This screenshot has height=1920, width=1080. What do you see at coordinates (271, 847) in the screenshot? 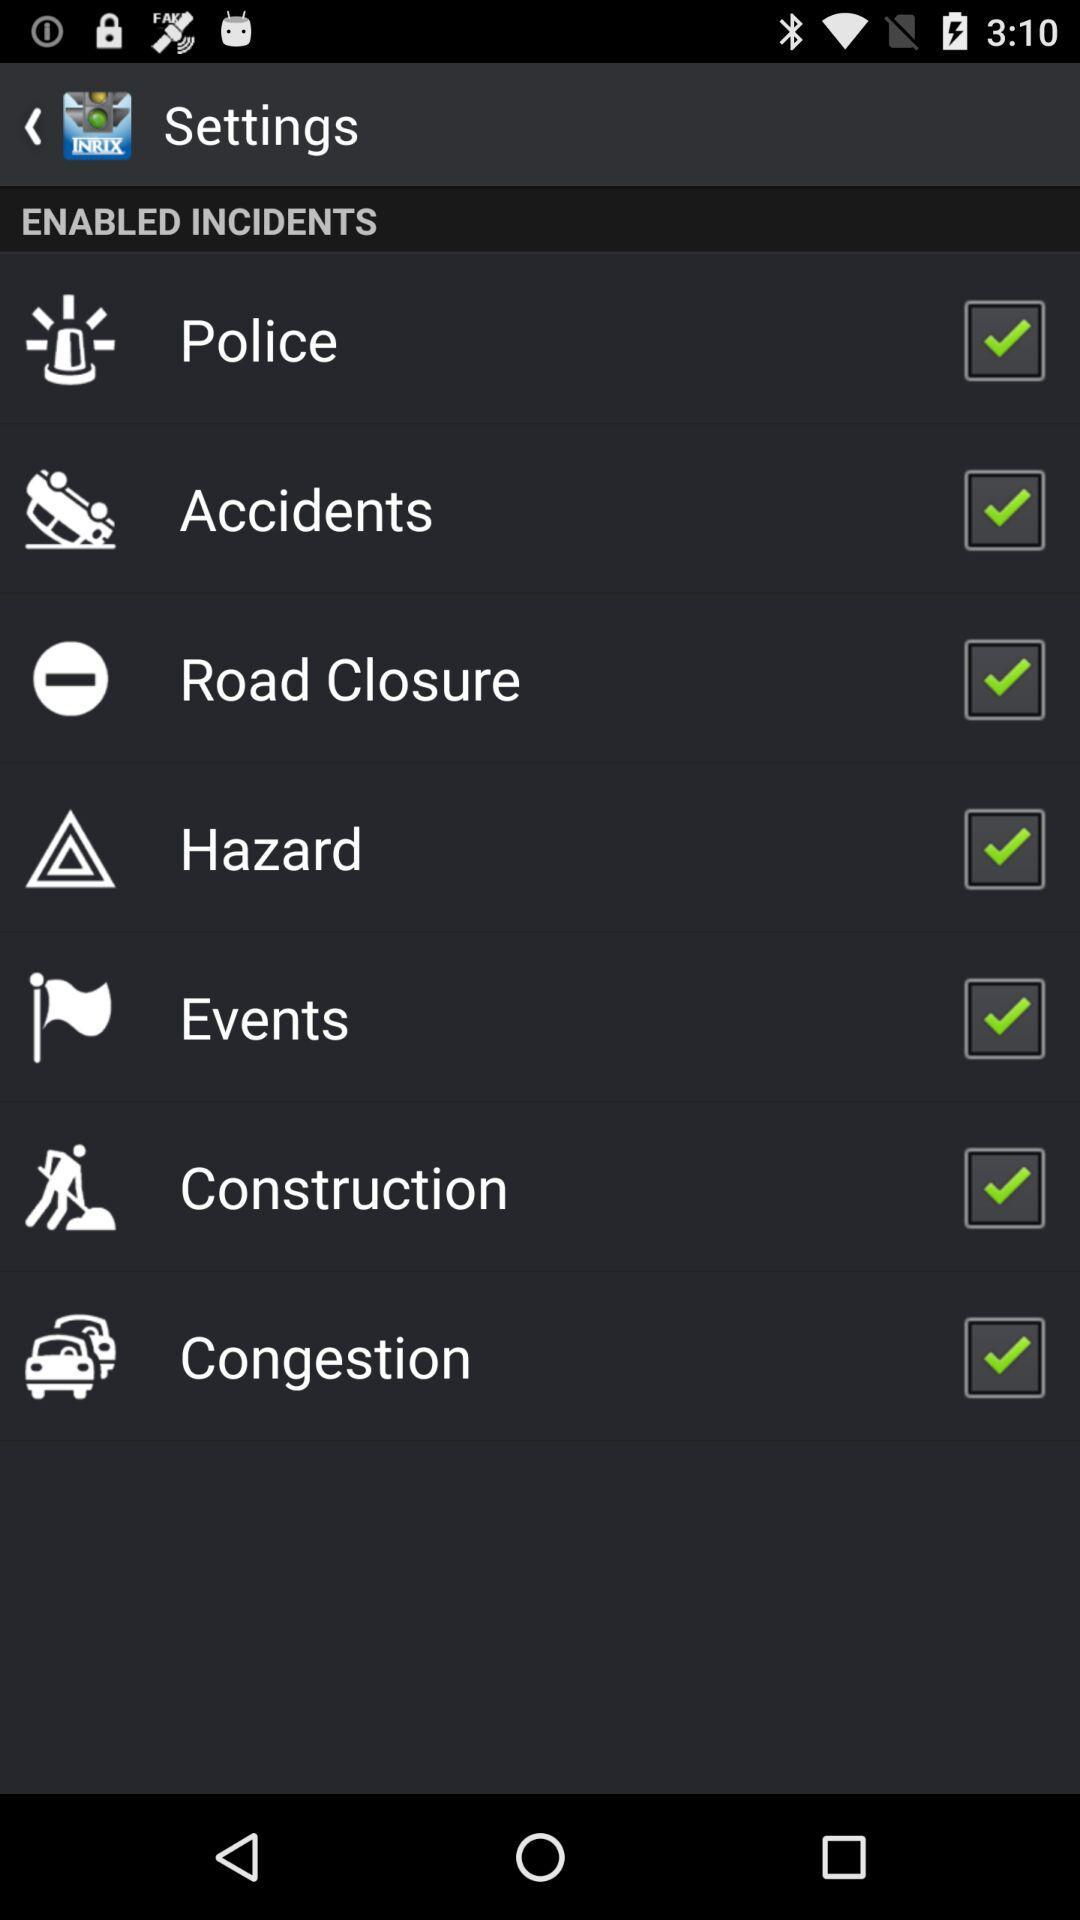
I see `hazard app` at bounding box center [271, 847].